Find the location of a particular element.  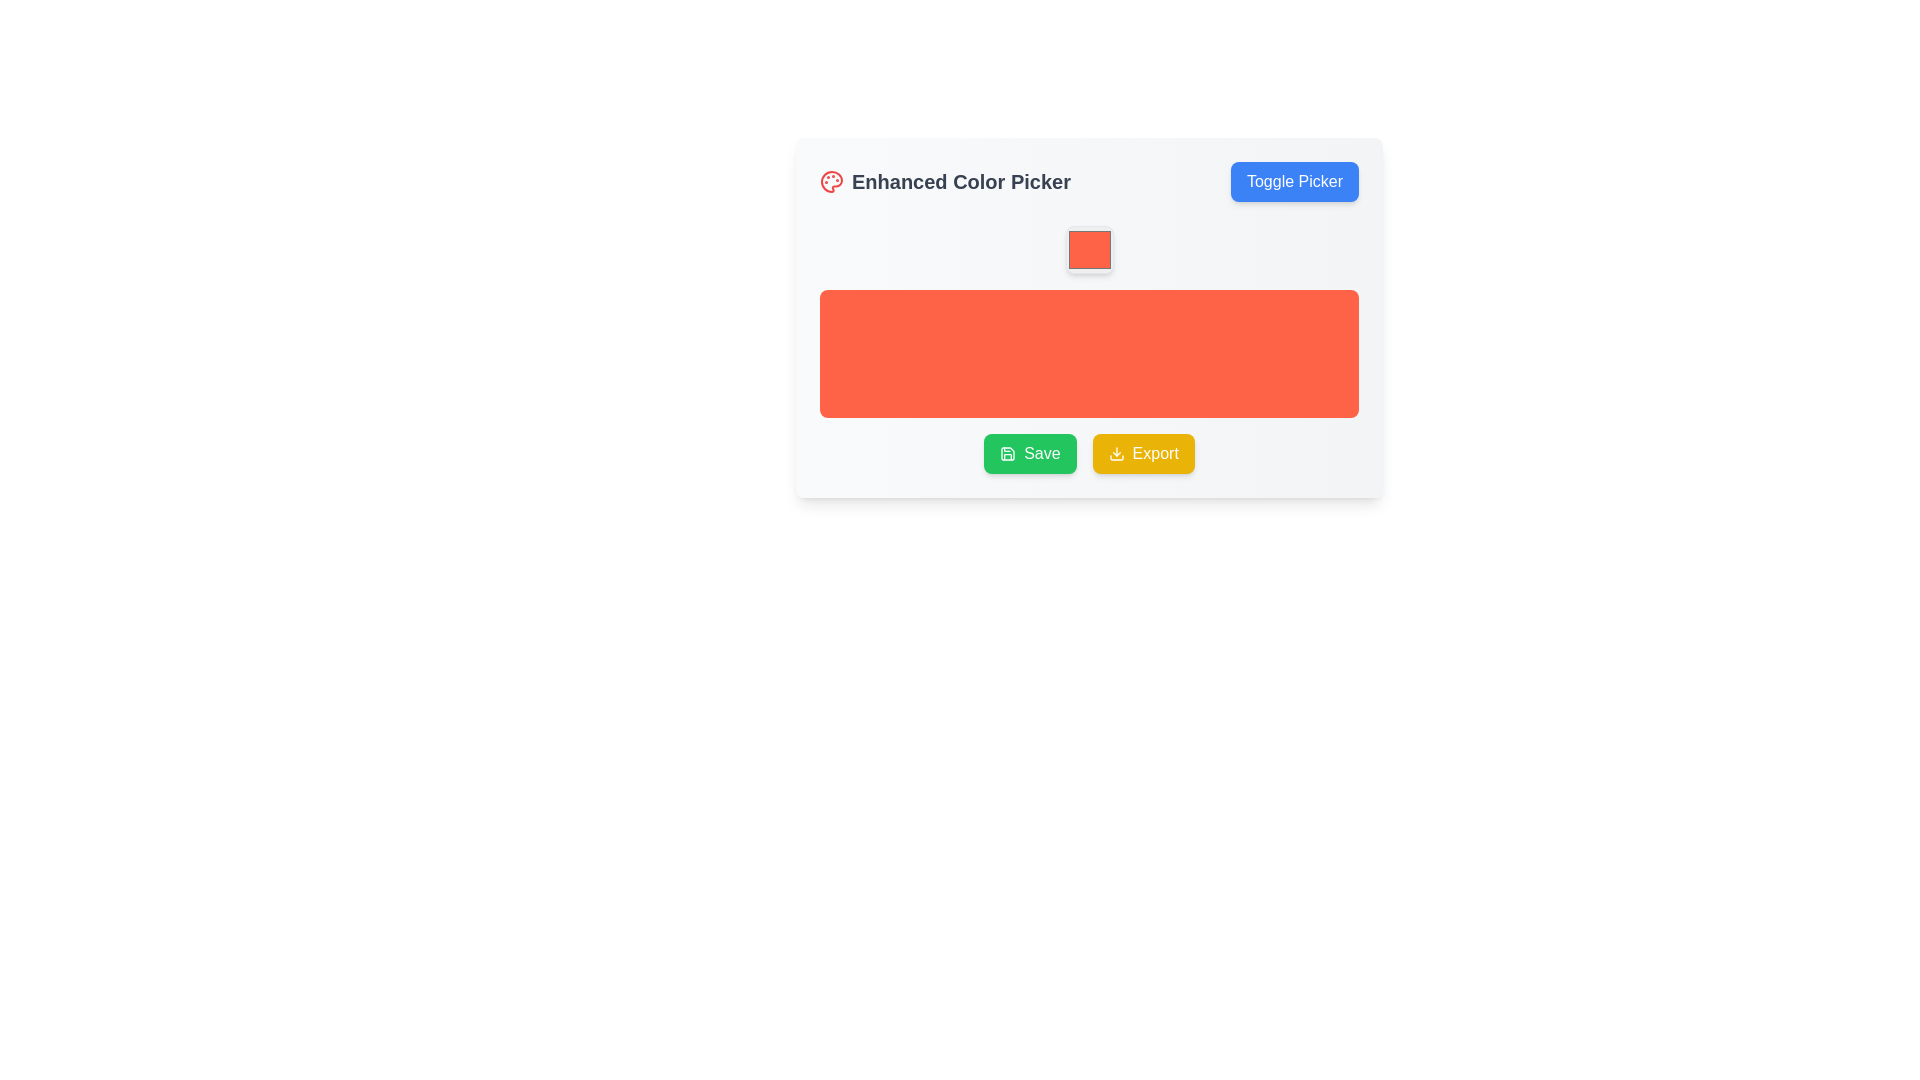

the 'Save' button located at the bottom-center of the interface is located at coordinates (1030, 454).